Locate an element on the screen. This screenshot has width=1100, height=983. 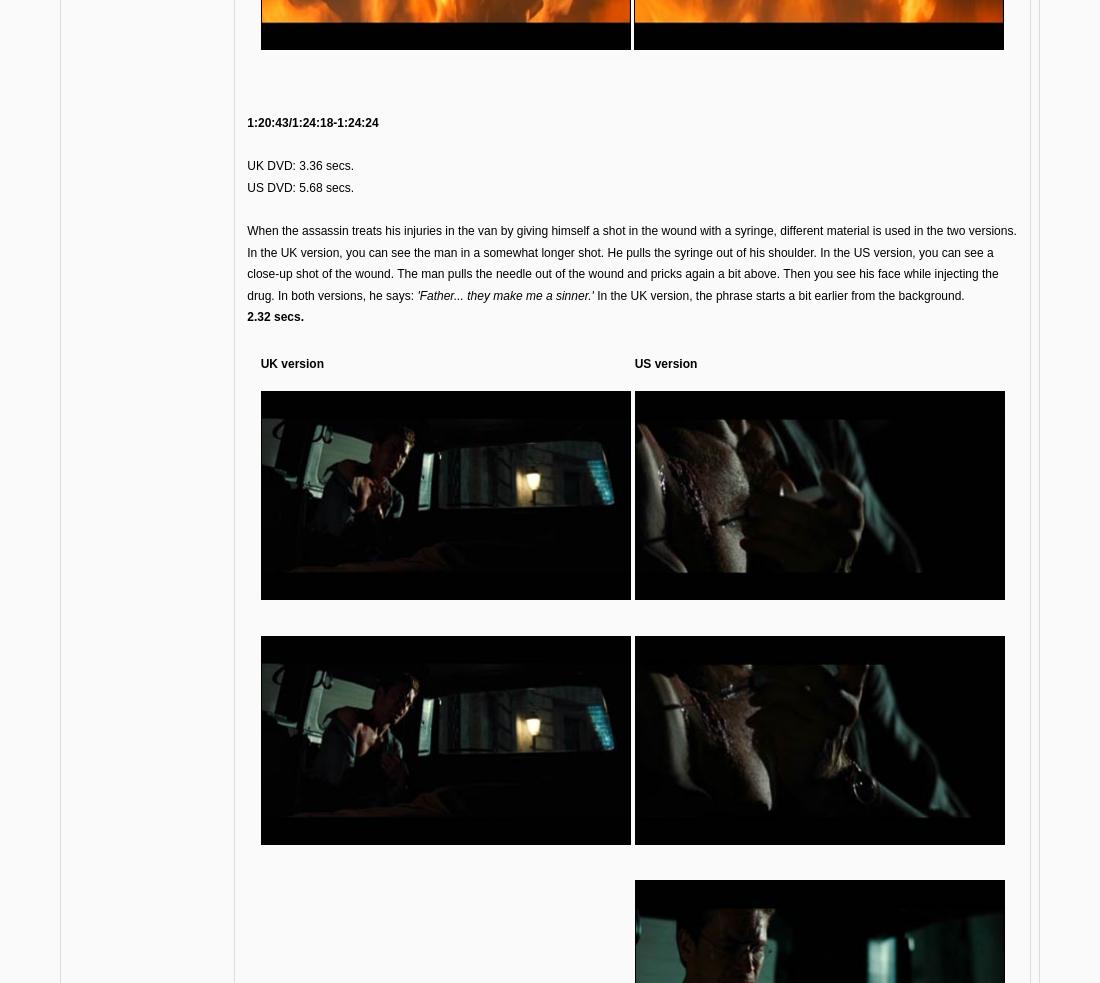
'1:20:43/1:24:18-1:24:24' is located at coordinates (311, 121).